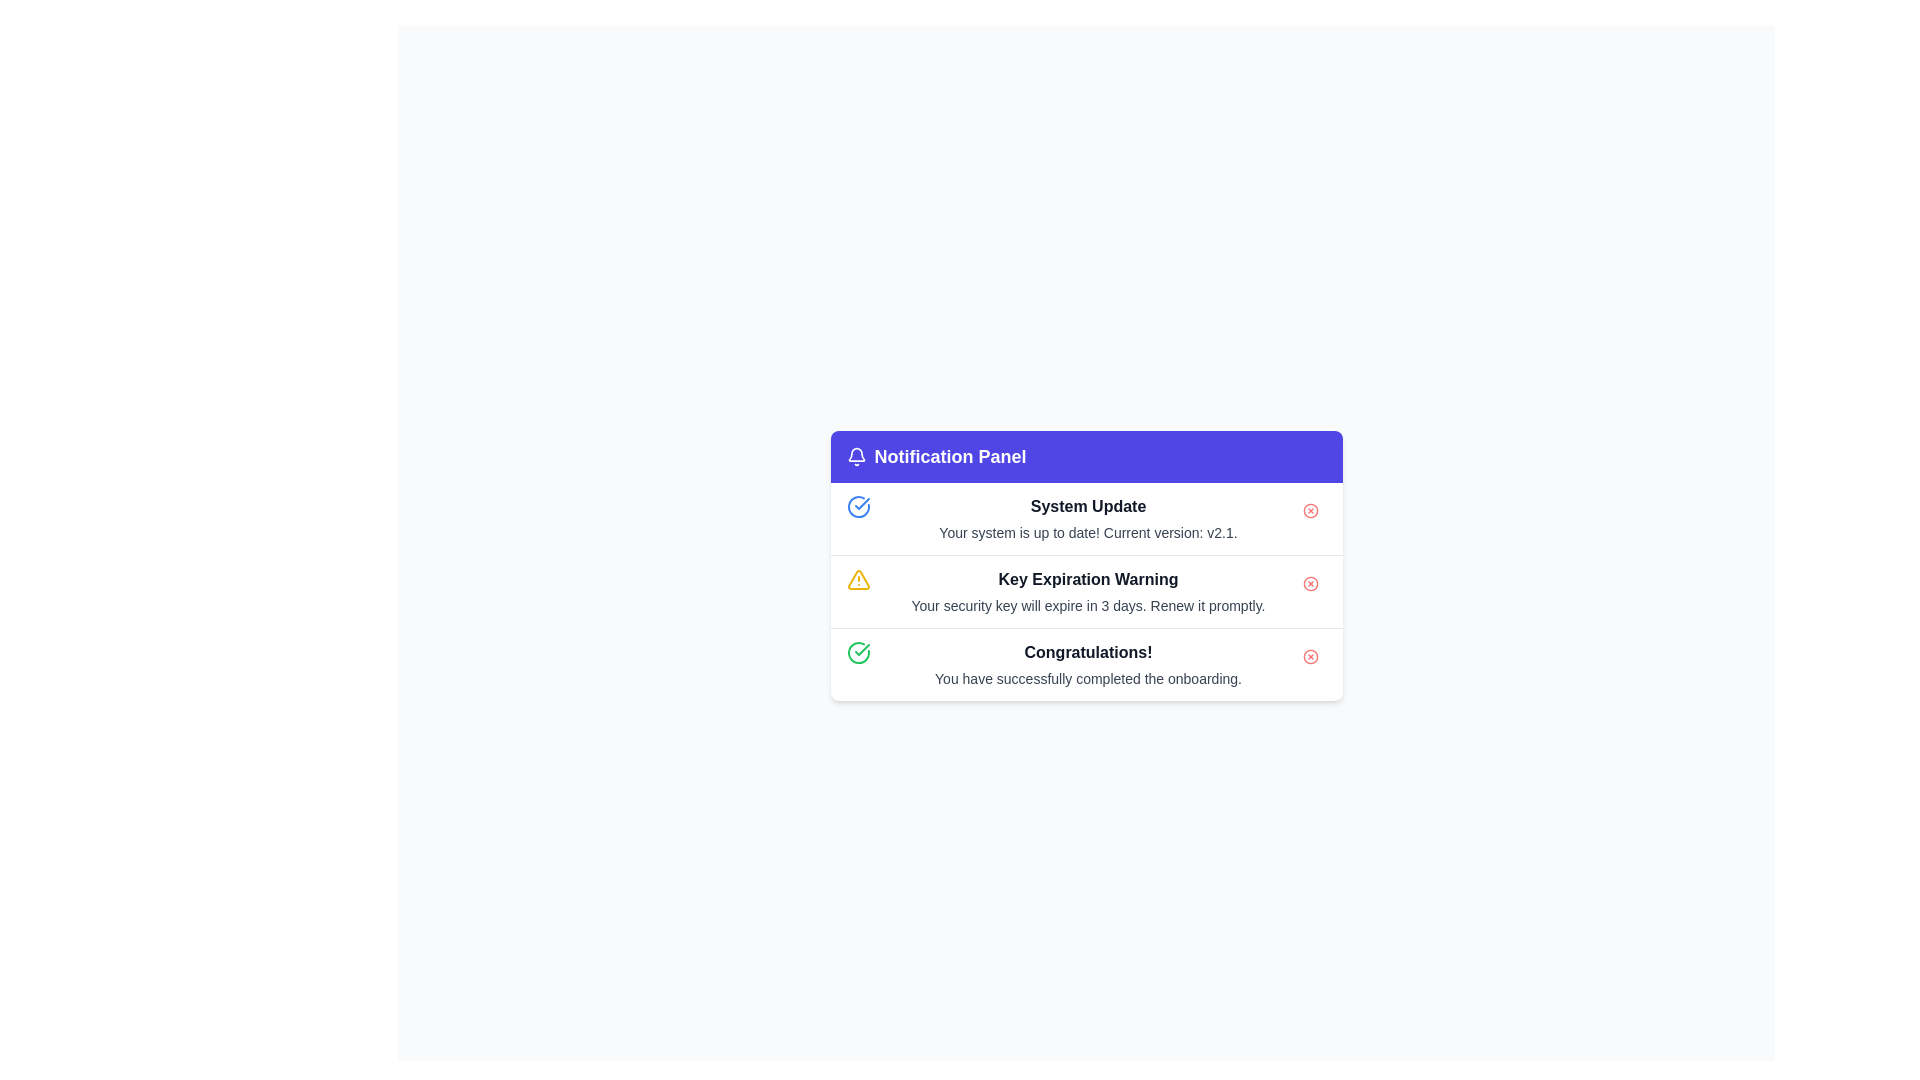  What do you see at coordinates (1085, 518) in the screenshot?
I see `title and message of the first notification entry in the notification panel, which informs users about a system update and indicates that the system is up to date` at bounding box center [1085, 518].